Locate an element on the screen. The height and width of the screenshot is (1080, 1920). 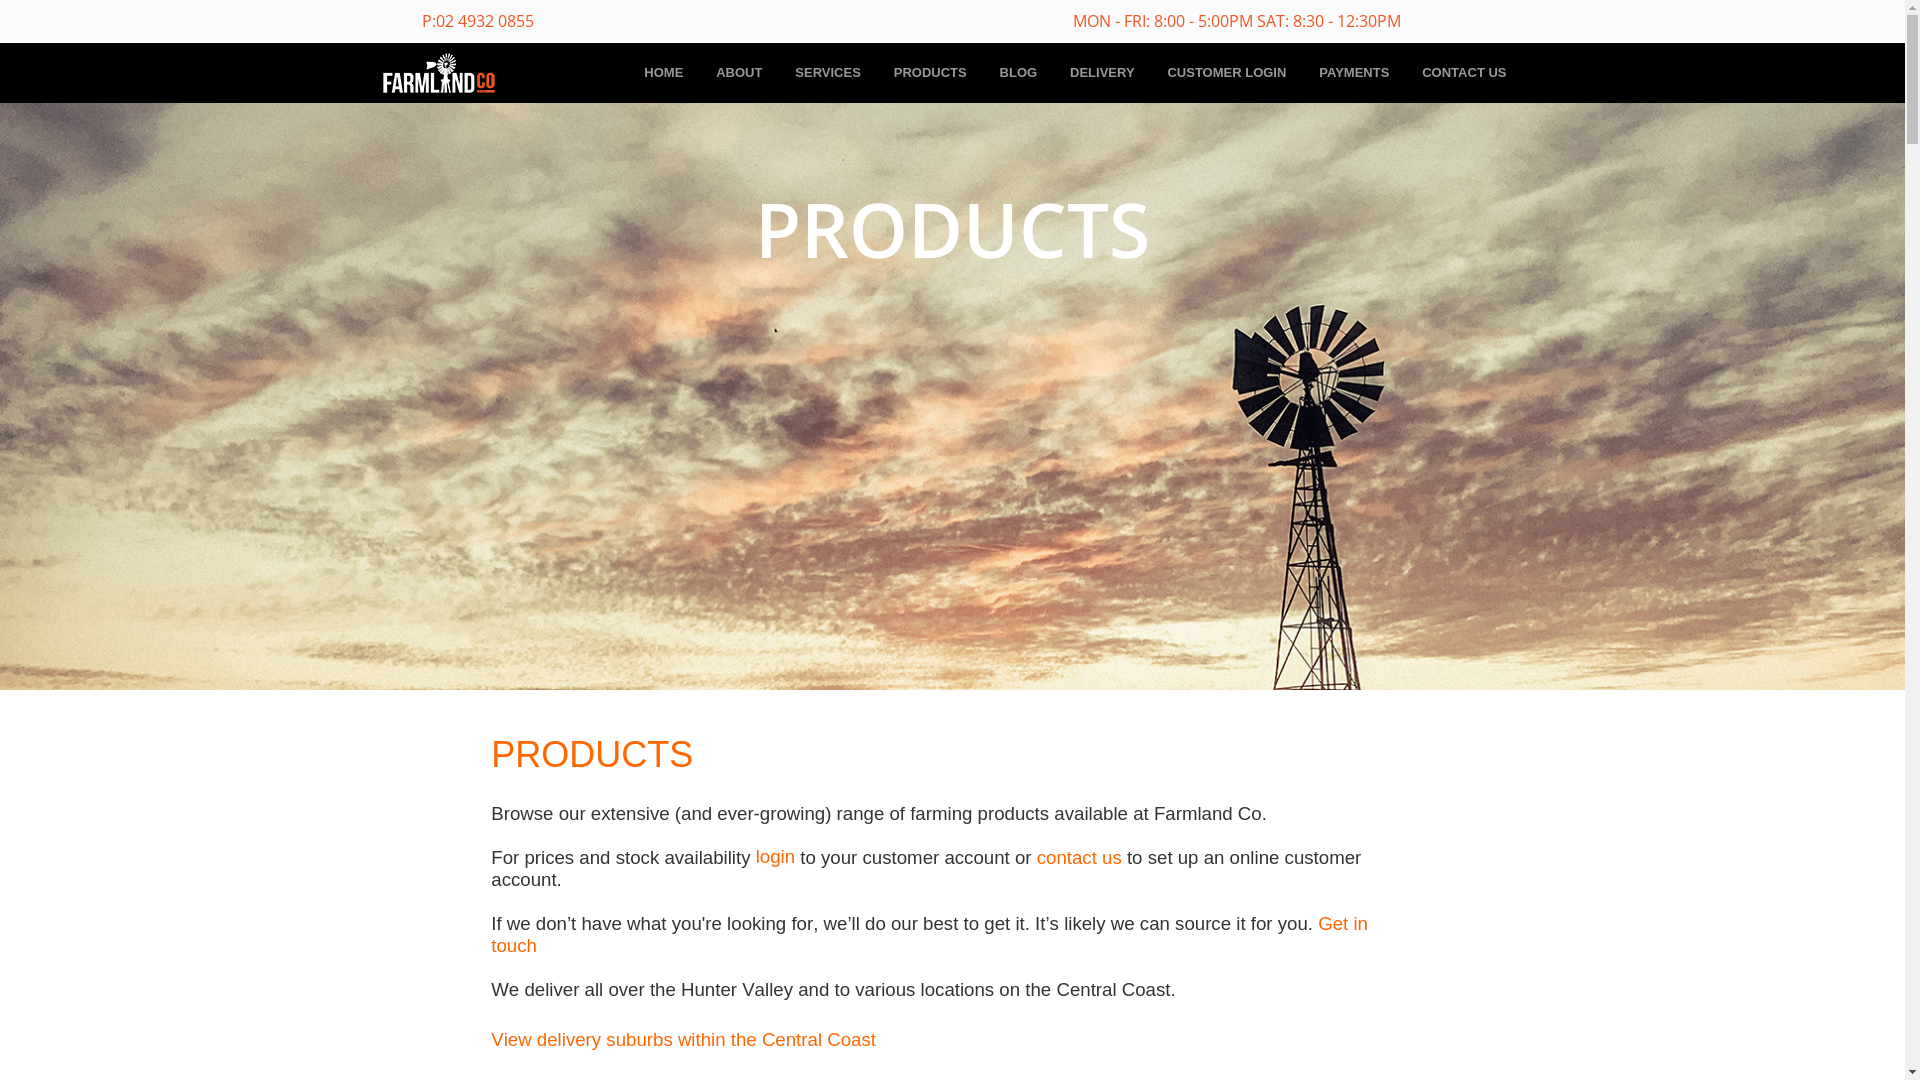
'View delivery suburbs within the Central Coast' is located at coordinates (683, 1038).